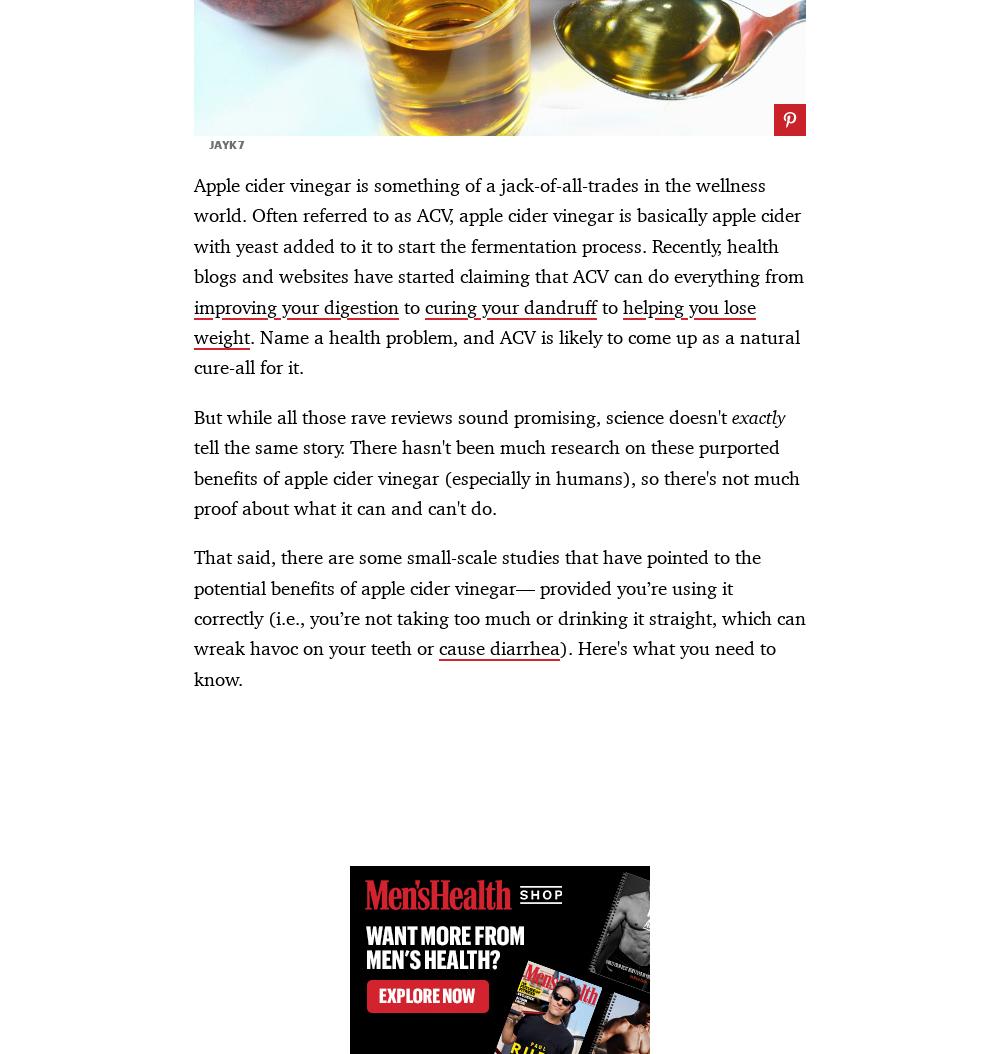 Image resolution: width=1000 pixels, height=1054 pixels. What do you see at coordinates (375, 419) in the screenshot?
I see `'A Day in the Life of Paul Nicklen'` at bounding box center [375, 419].